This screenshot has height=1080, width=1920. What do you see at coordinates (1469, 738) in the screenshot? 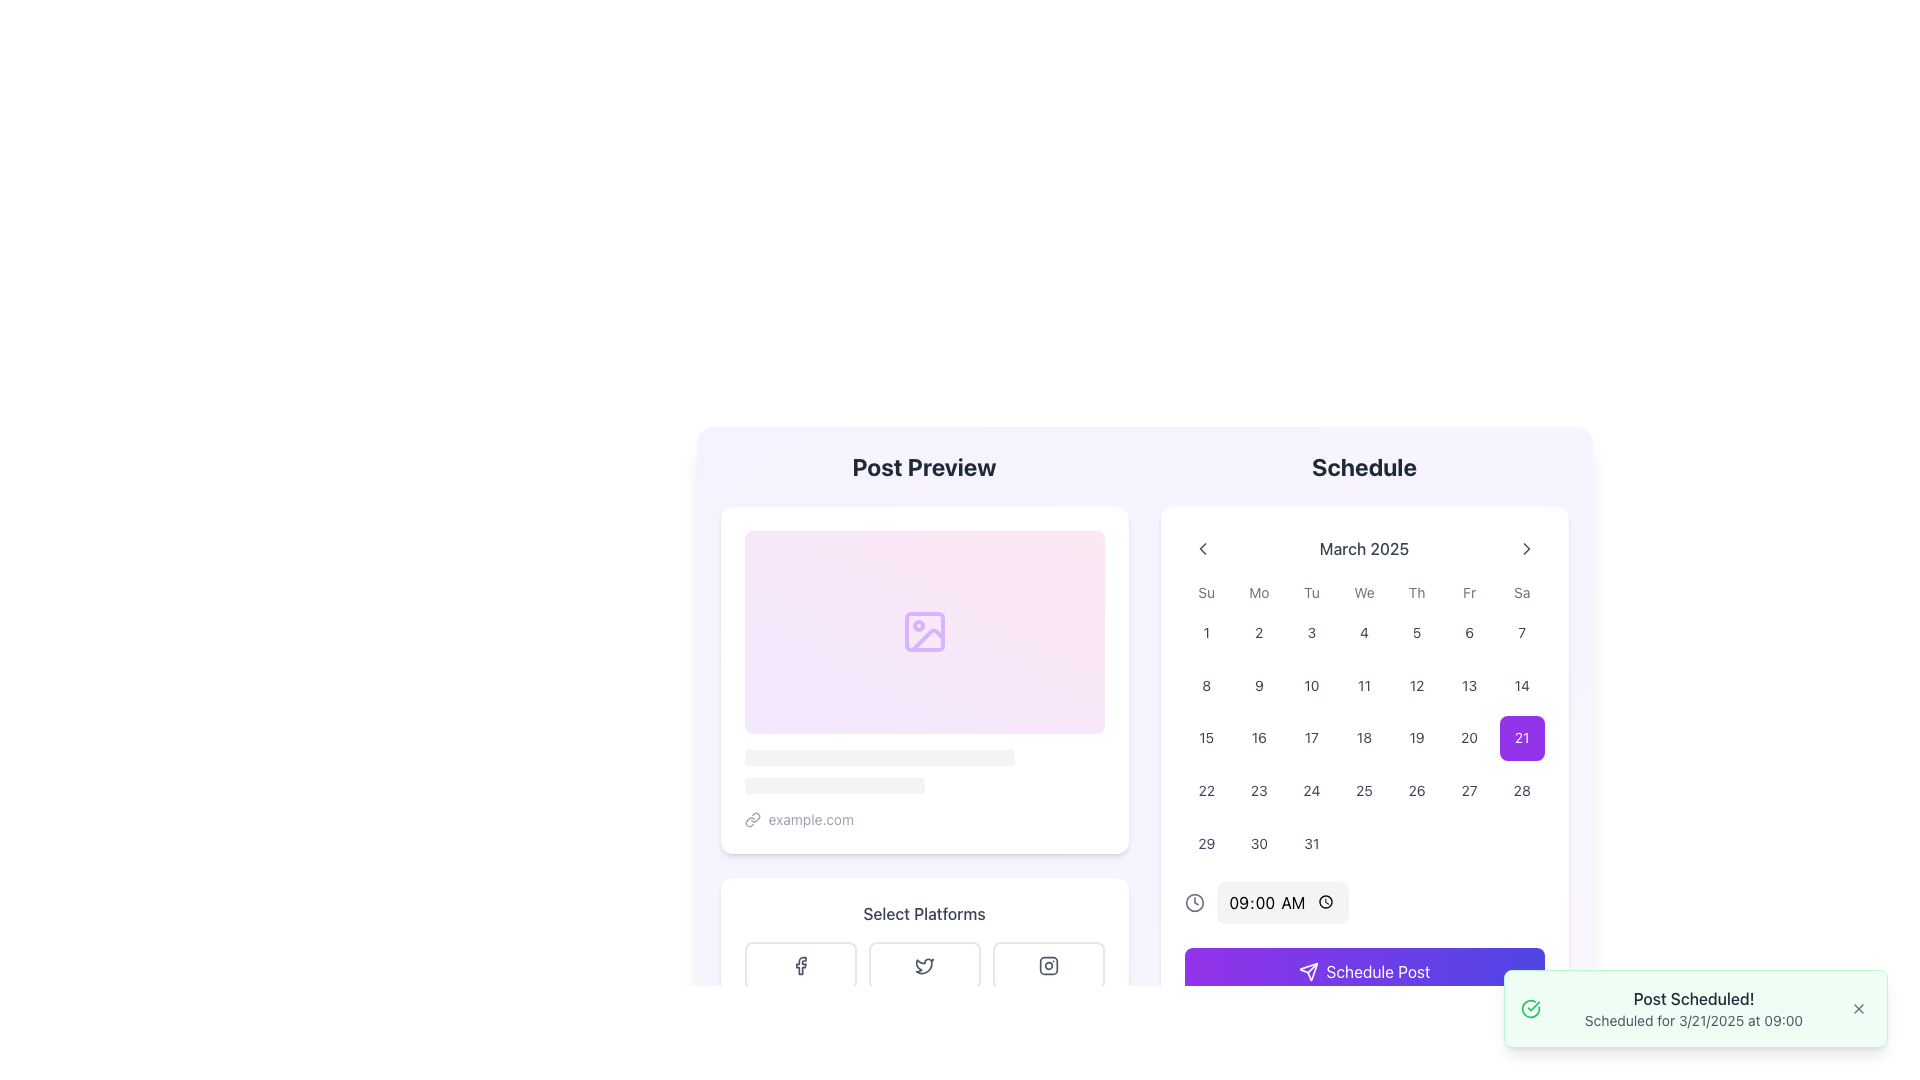
I see `the button labeled '20' in dark gray text located in the calendar grid layout under 'March 2025'` at bounding box center [1469, 738].